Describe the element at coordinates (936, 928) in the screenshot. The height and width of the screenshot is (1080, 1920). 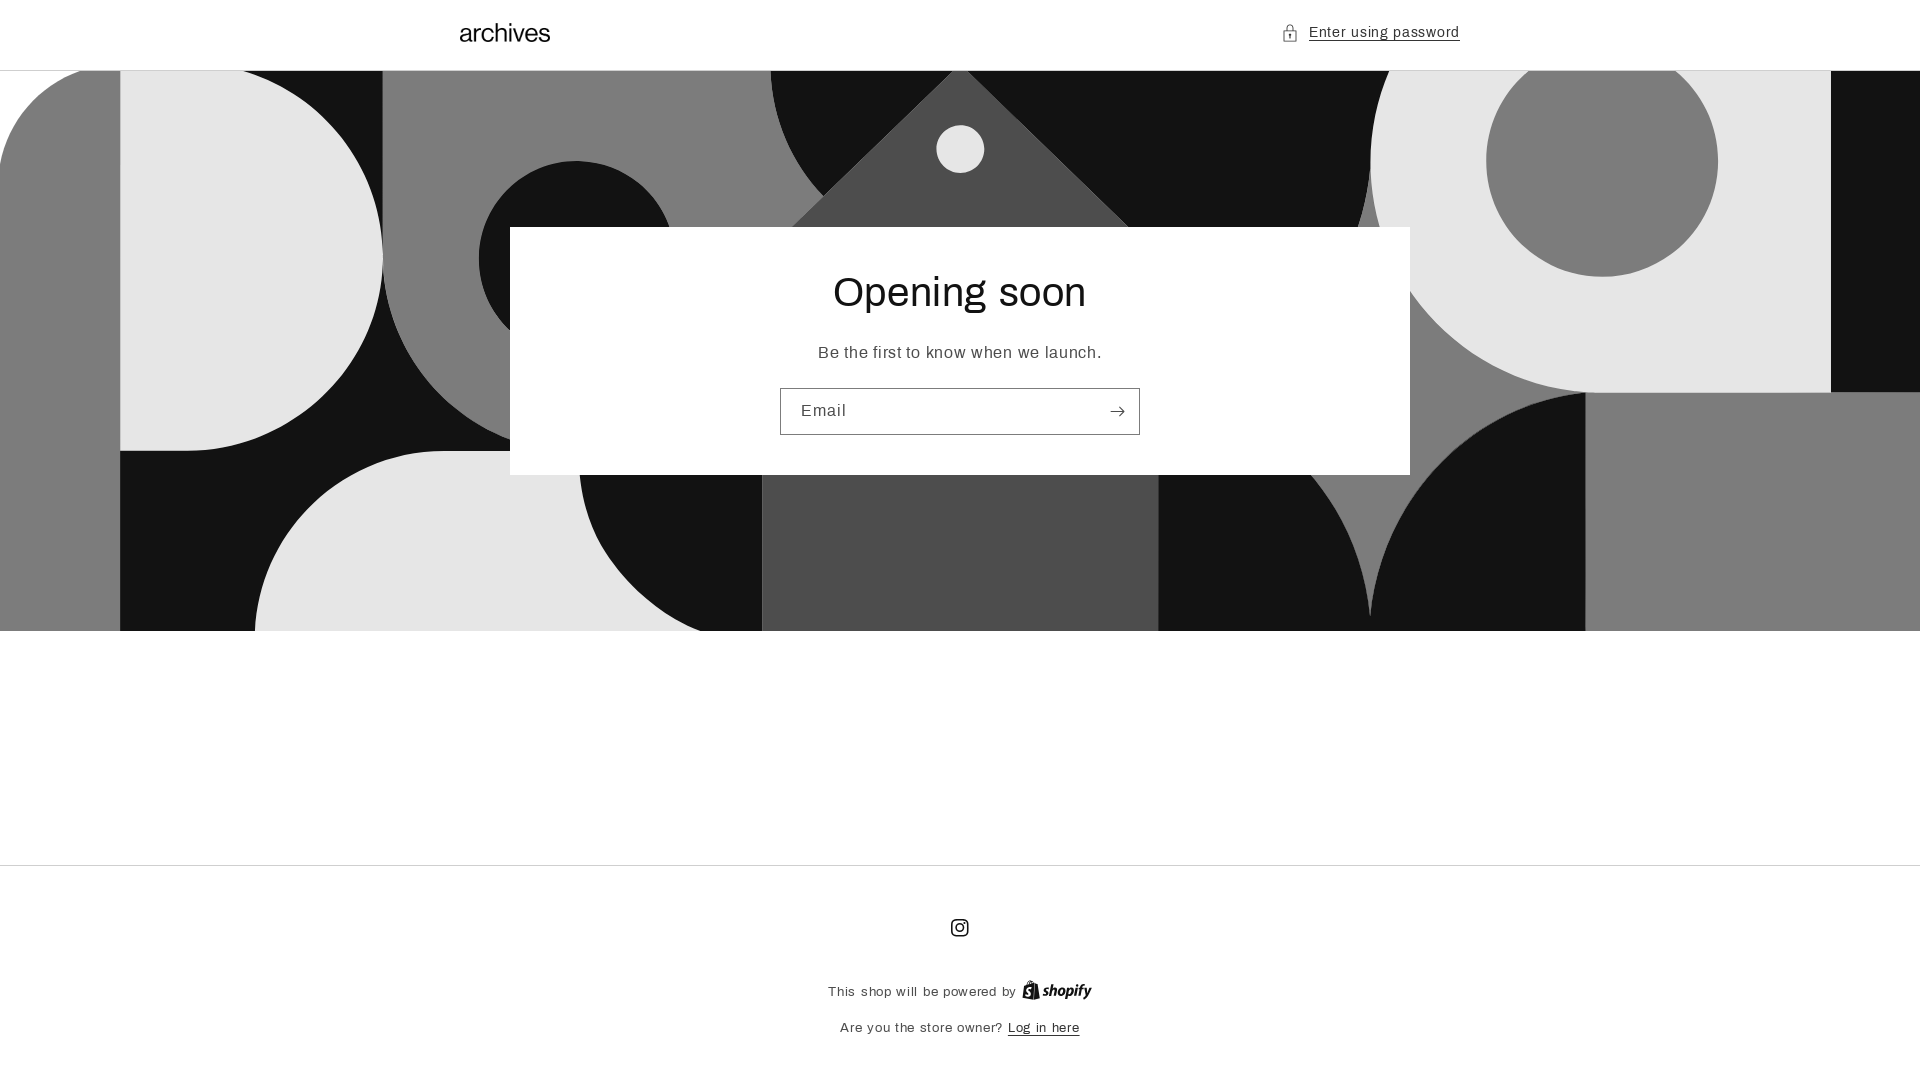
I see `'Instagram'` at that location.